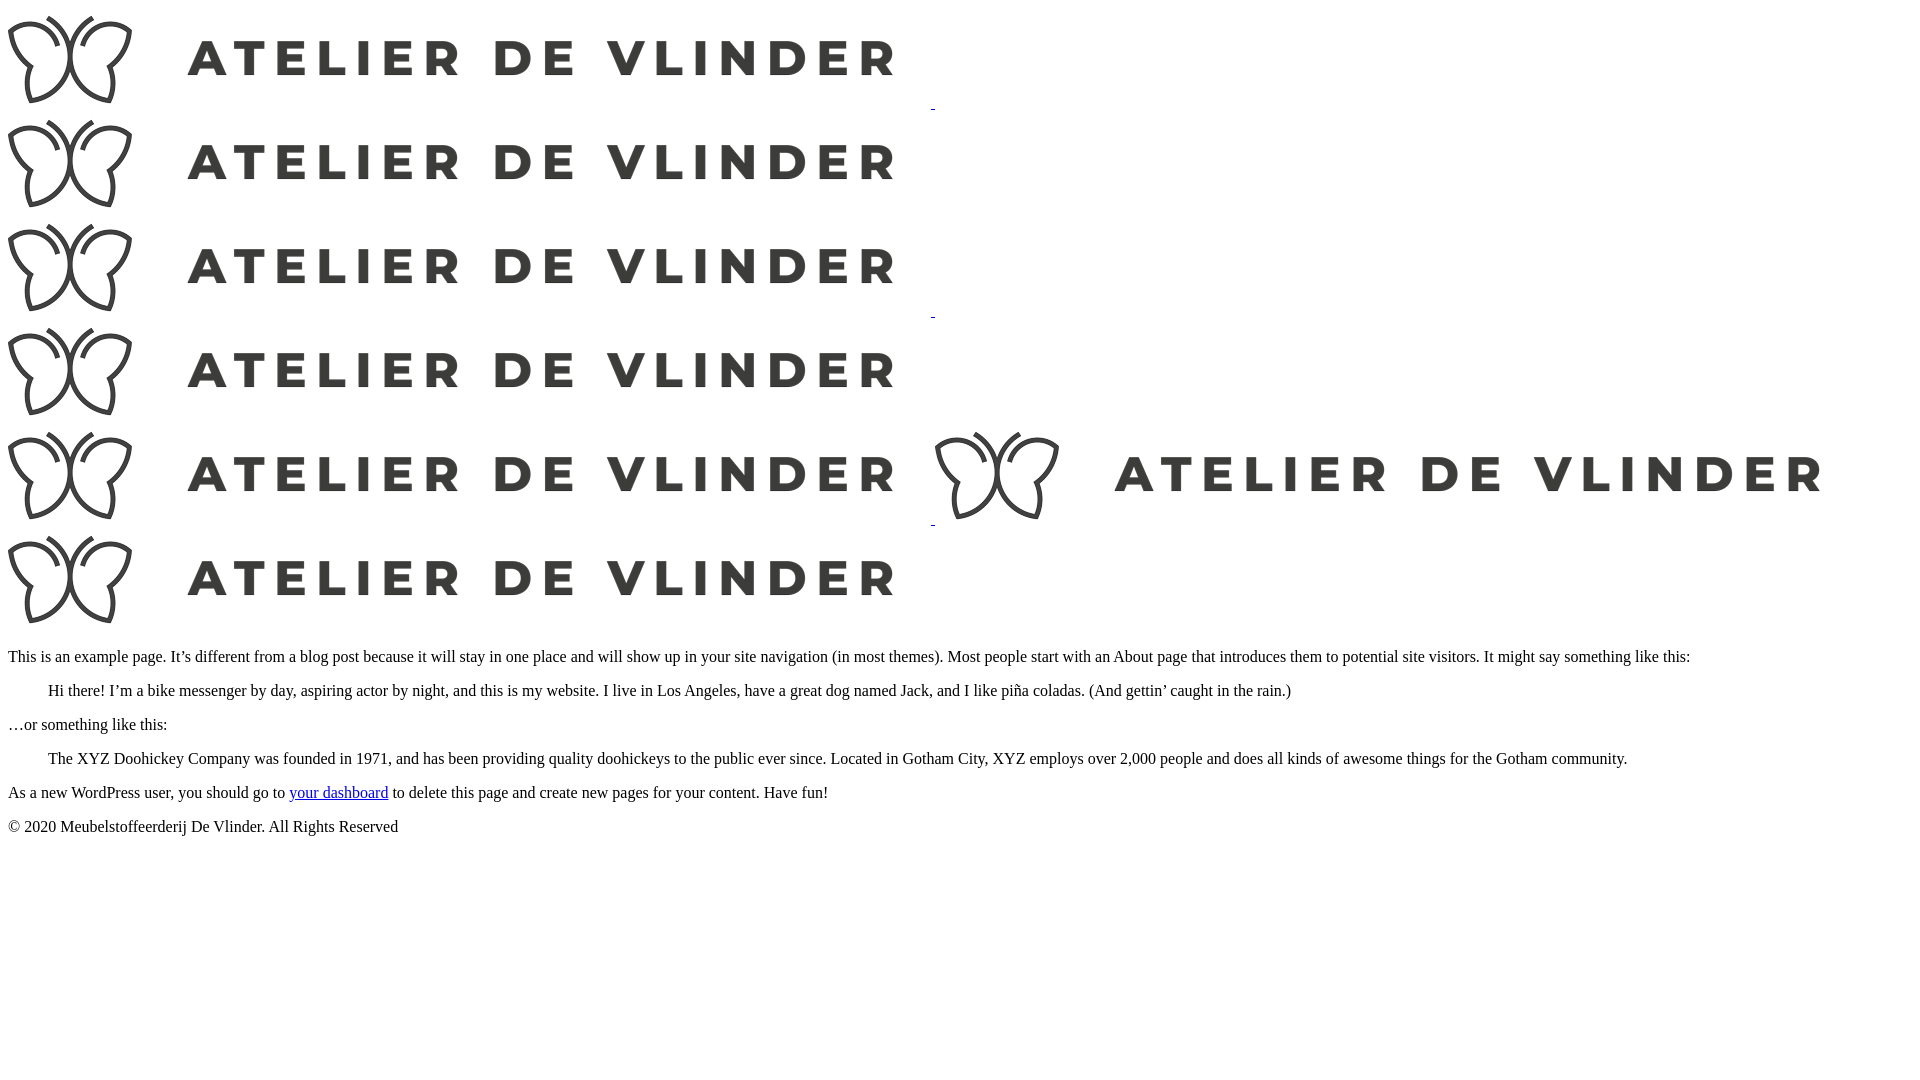 This screenshot has width=1920, height=1080. What do you see at coordinates (338, 791) in the screenshot?
I see `'your dashboard'` at bounding box center [338, 791].